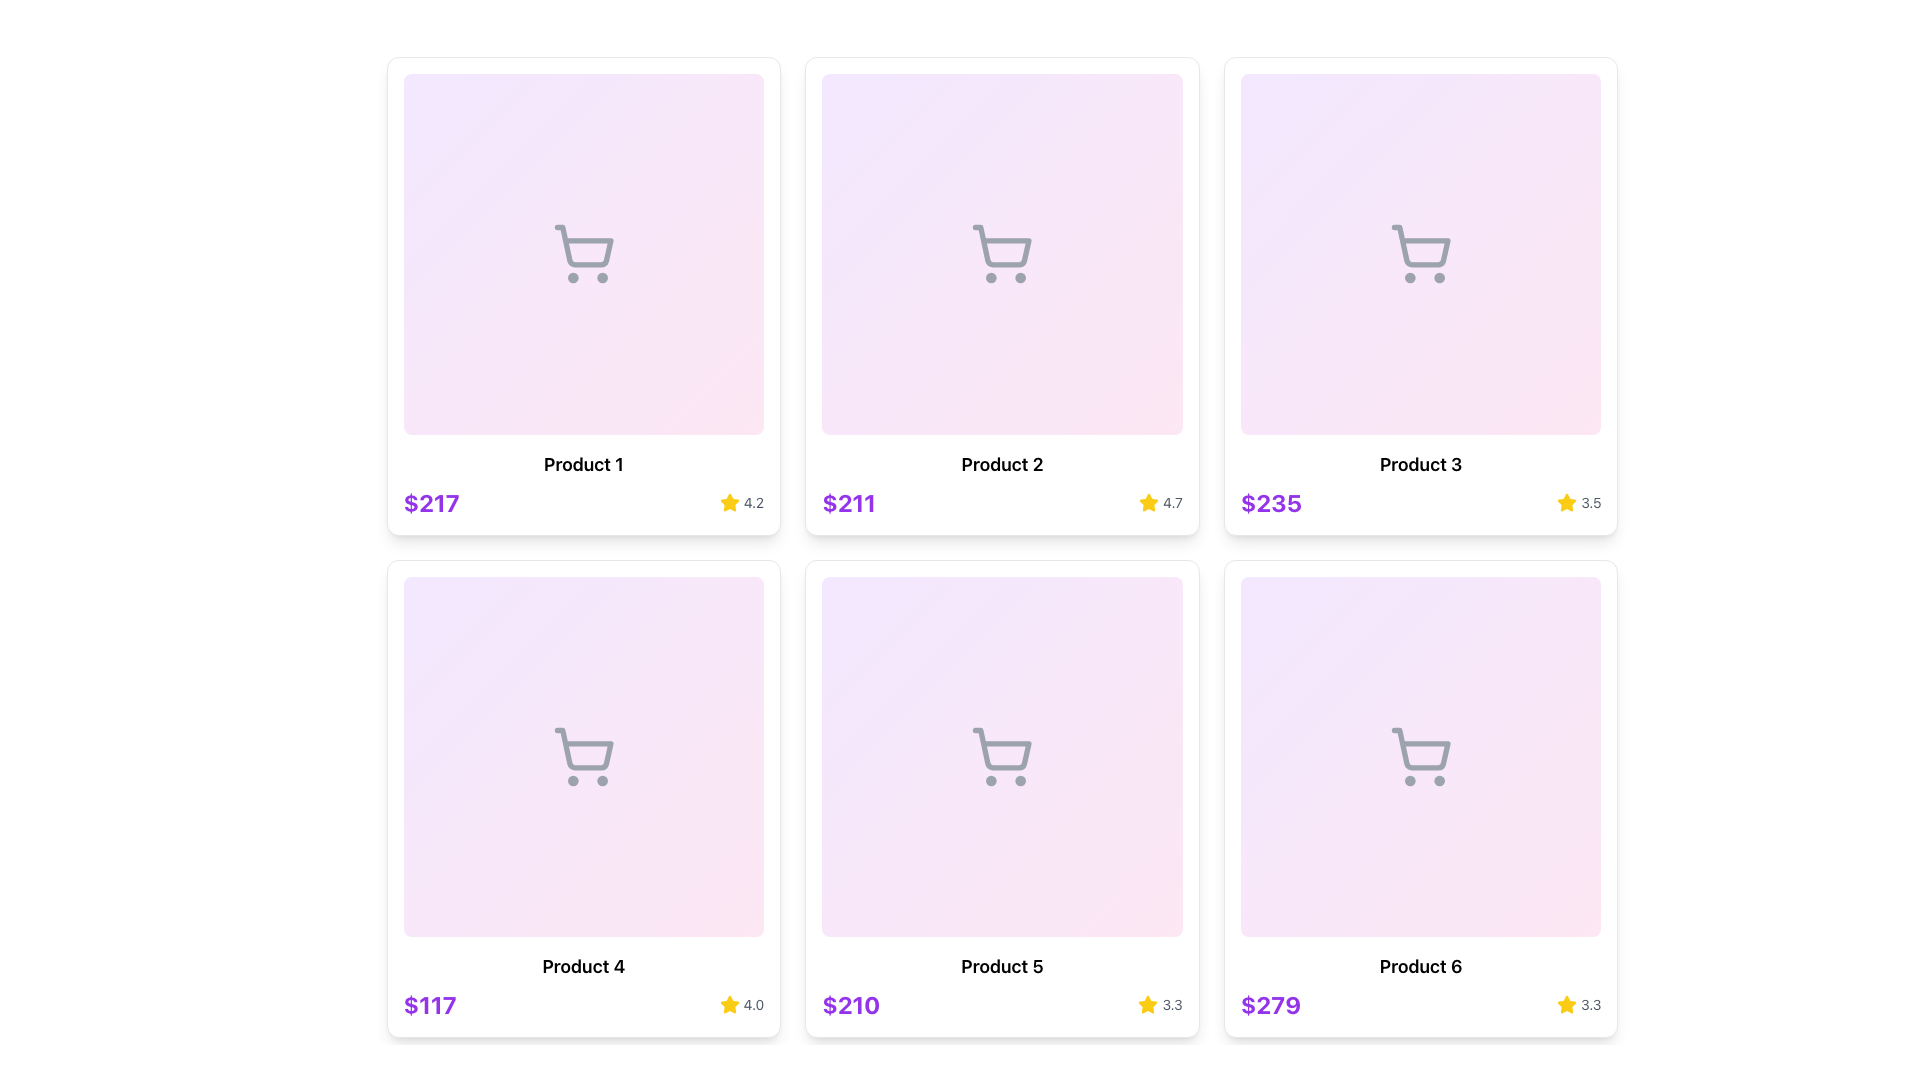  What do you see at coordinates (1002, 966) in the screenshot?
I see `the text label displaying 'Product 5'` at bounding box center [1002, 966].